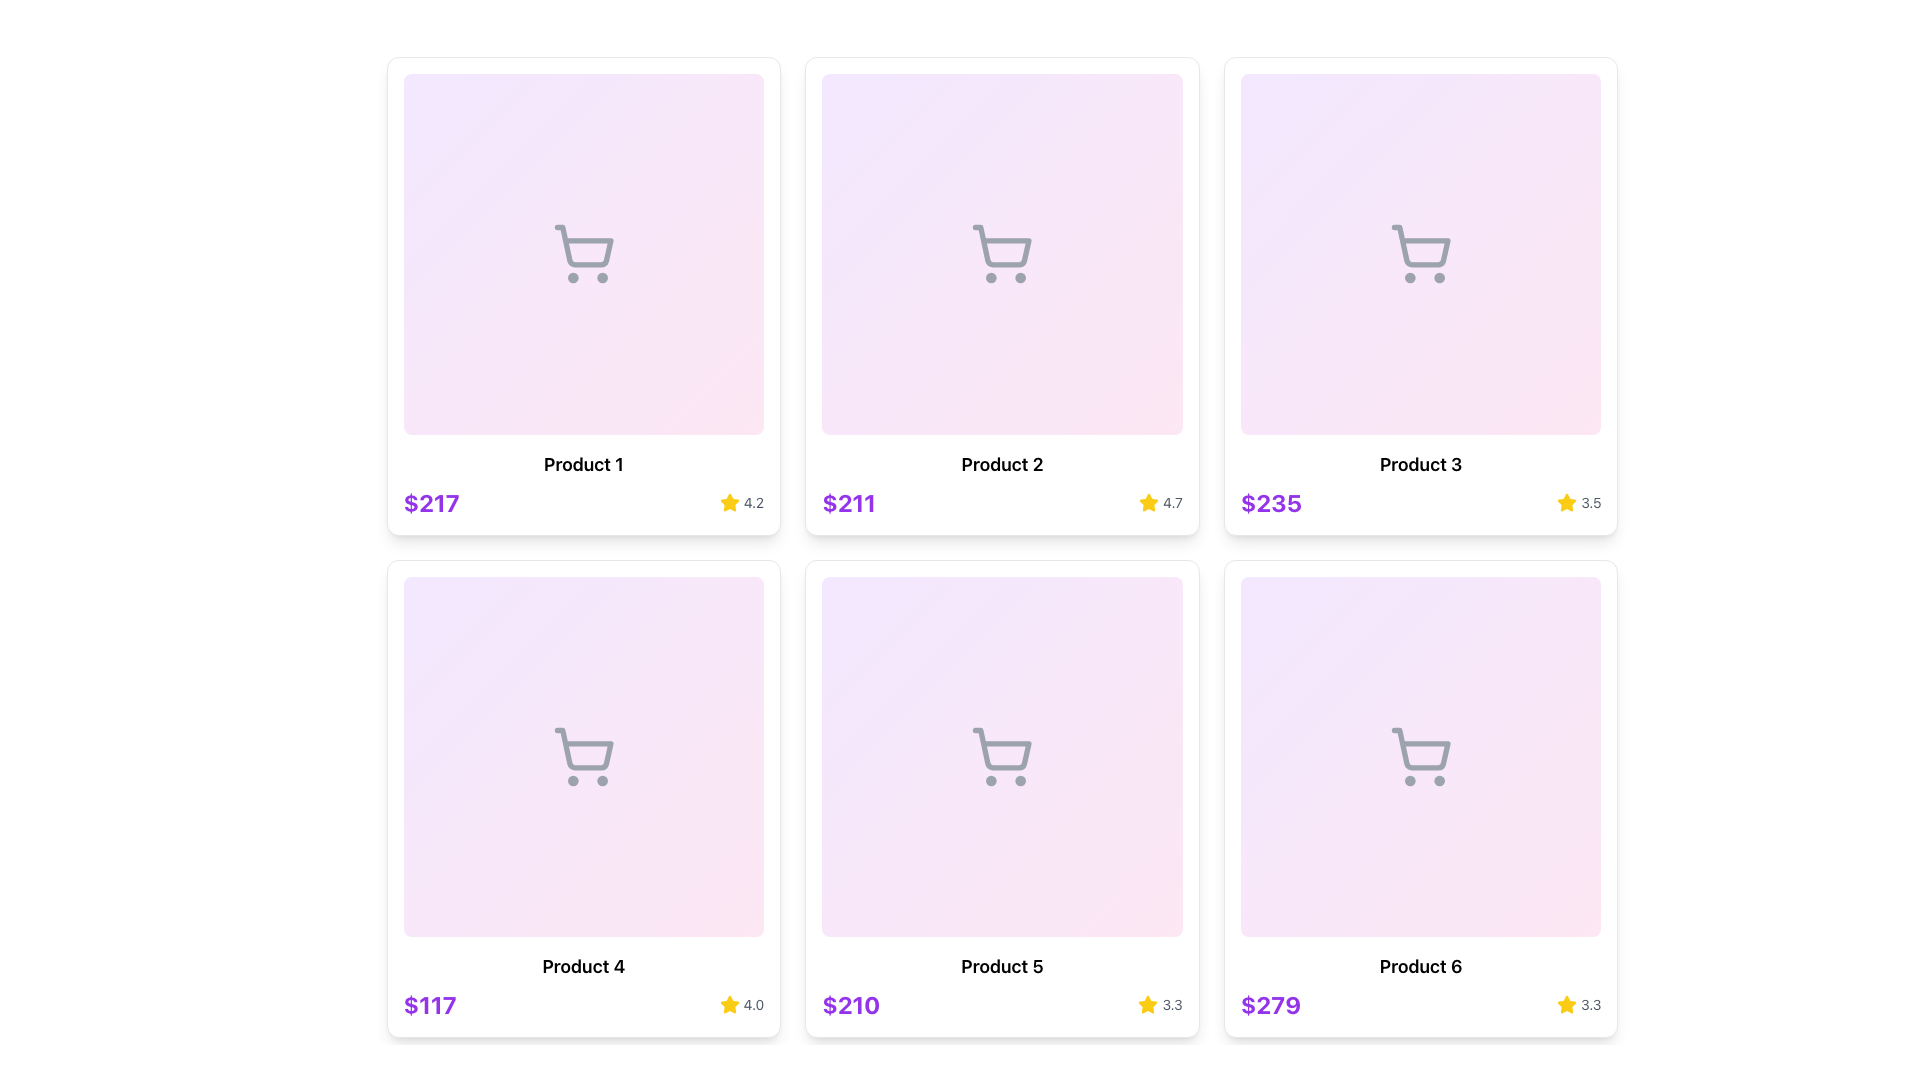  What do you see at coordinates (1002, 966) in the screenshot?
I see `the text label displaying 'Product 5'` at bounding box center [1002, 966].